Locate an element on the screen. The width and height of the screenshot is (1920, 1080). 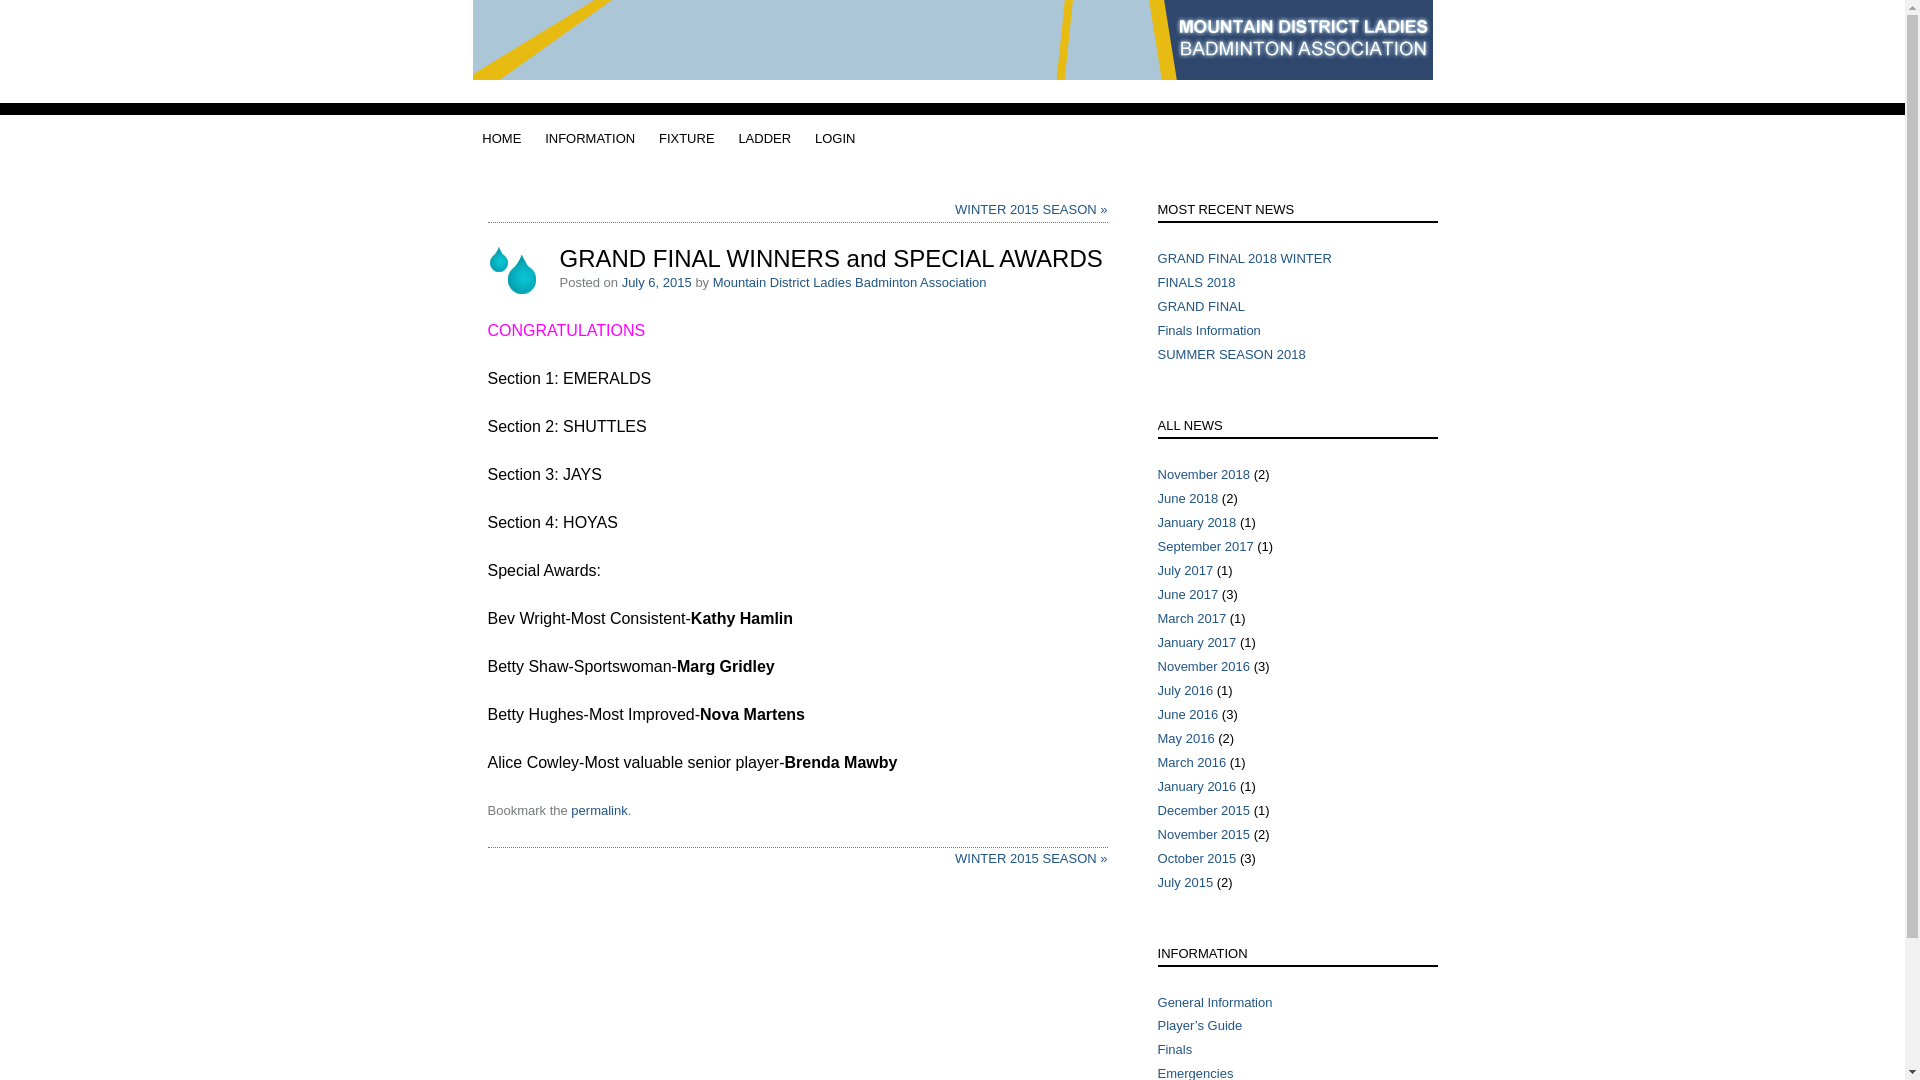
'GRAND FINAL 2018 WINTER' is located at coordinates (1243, 257).